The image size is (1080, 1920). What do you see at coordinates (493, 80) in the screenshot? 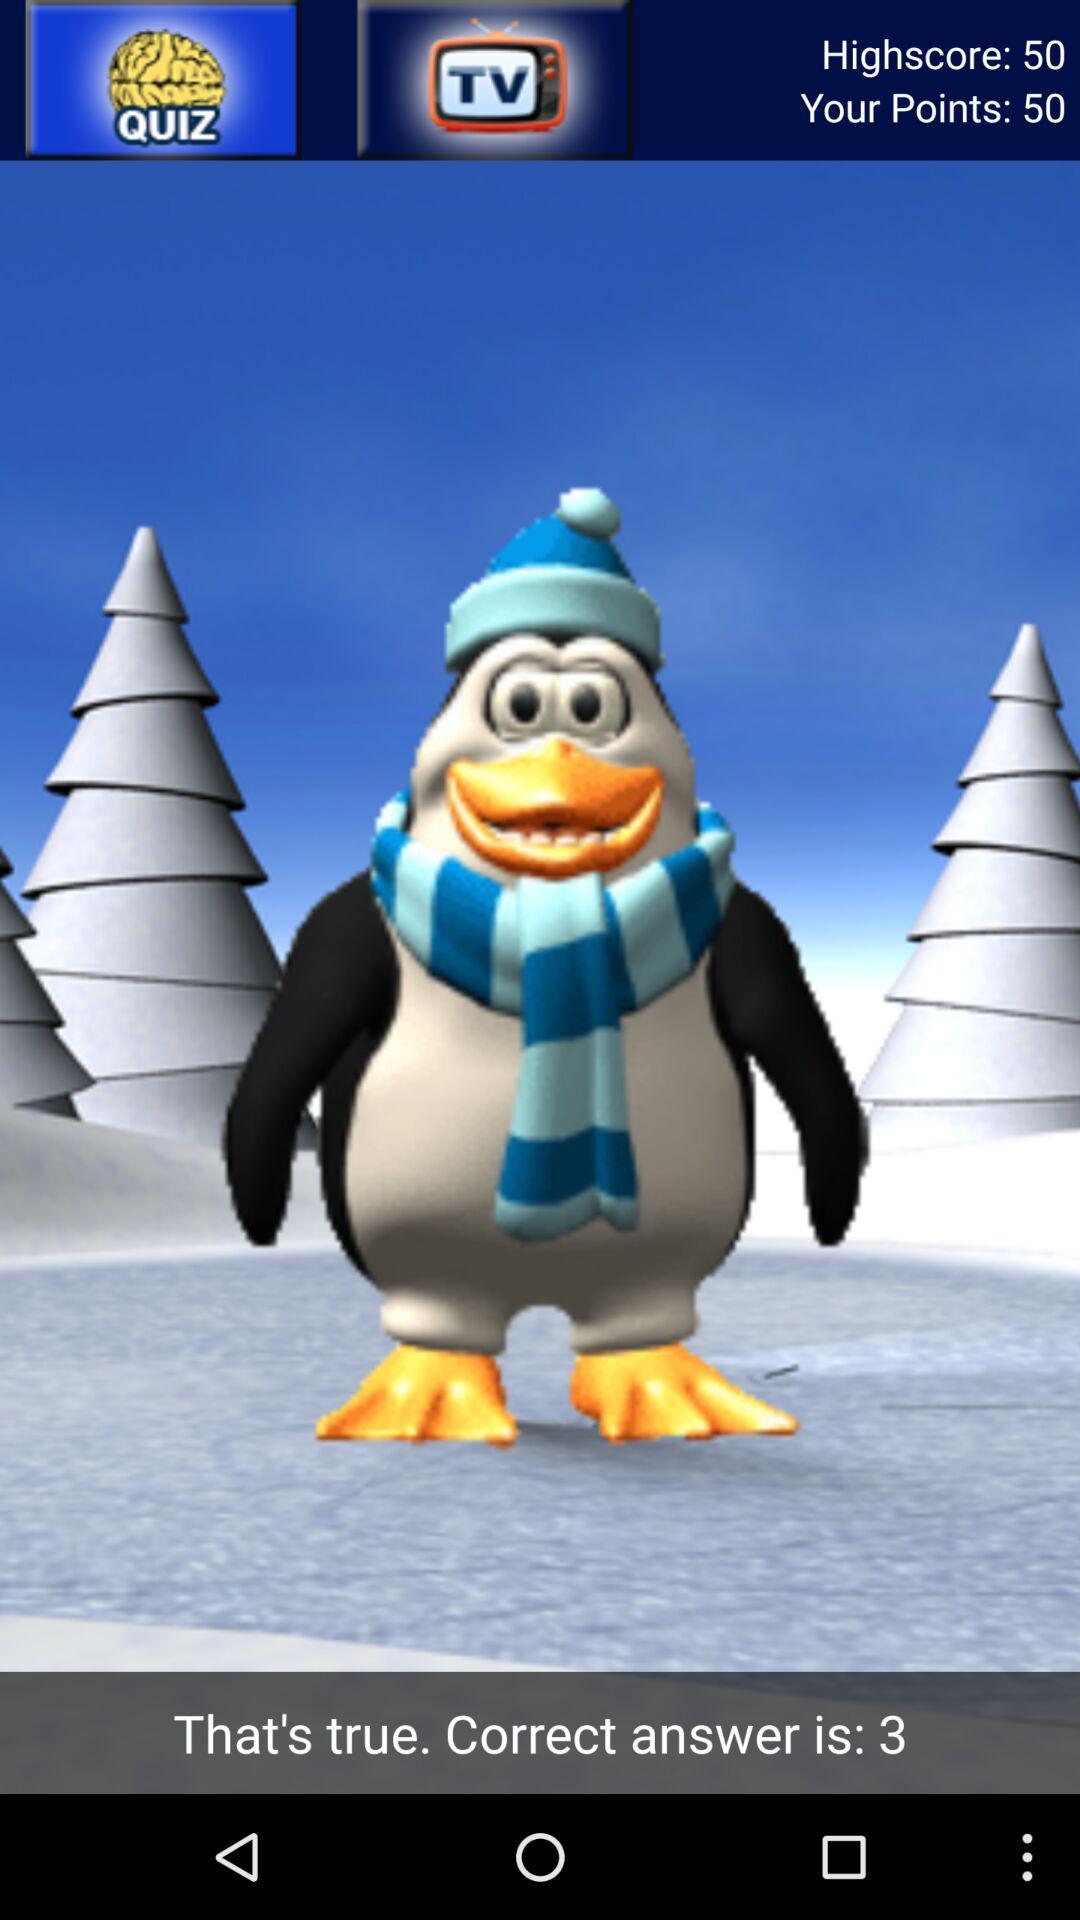
I see `switch tv option` at bounding box center [493, 80].